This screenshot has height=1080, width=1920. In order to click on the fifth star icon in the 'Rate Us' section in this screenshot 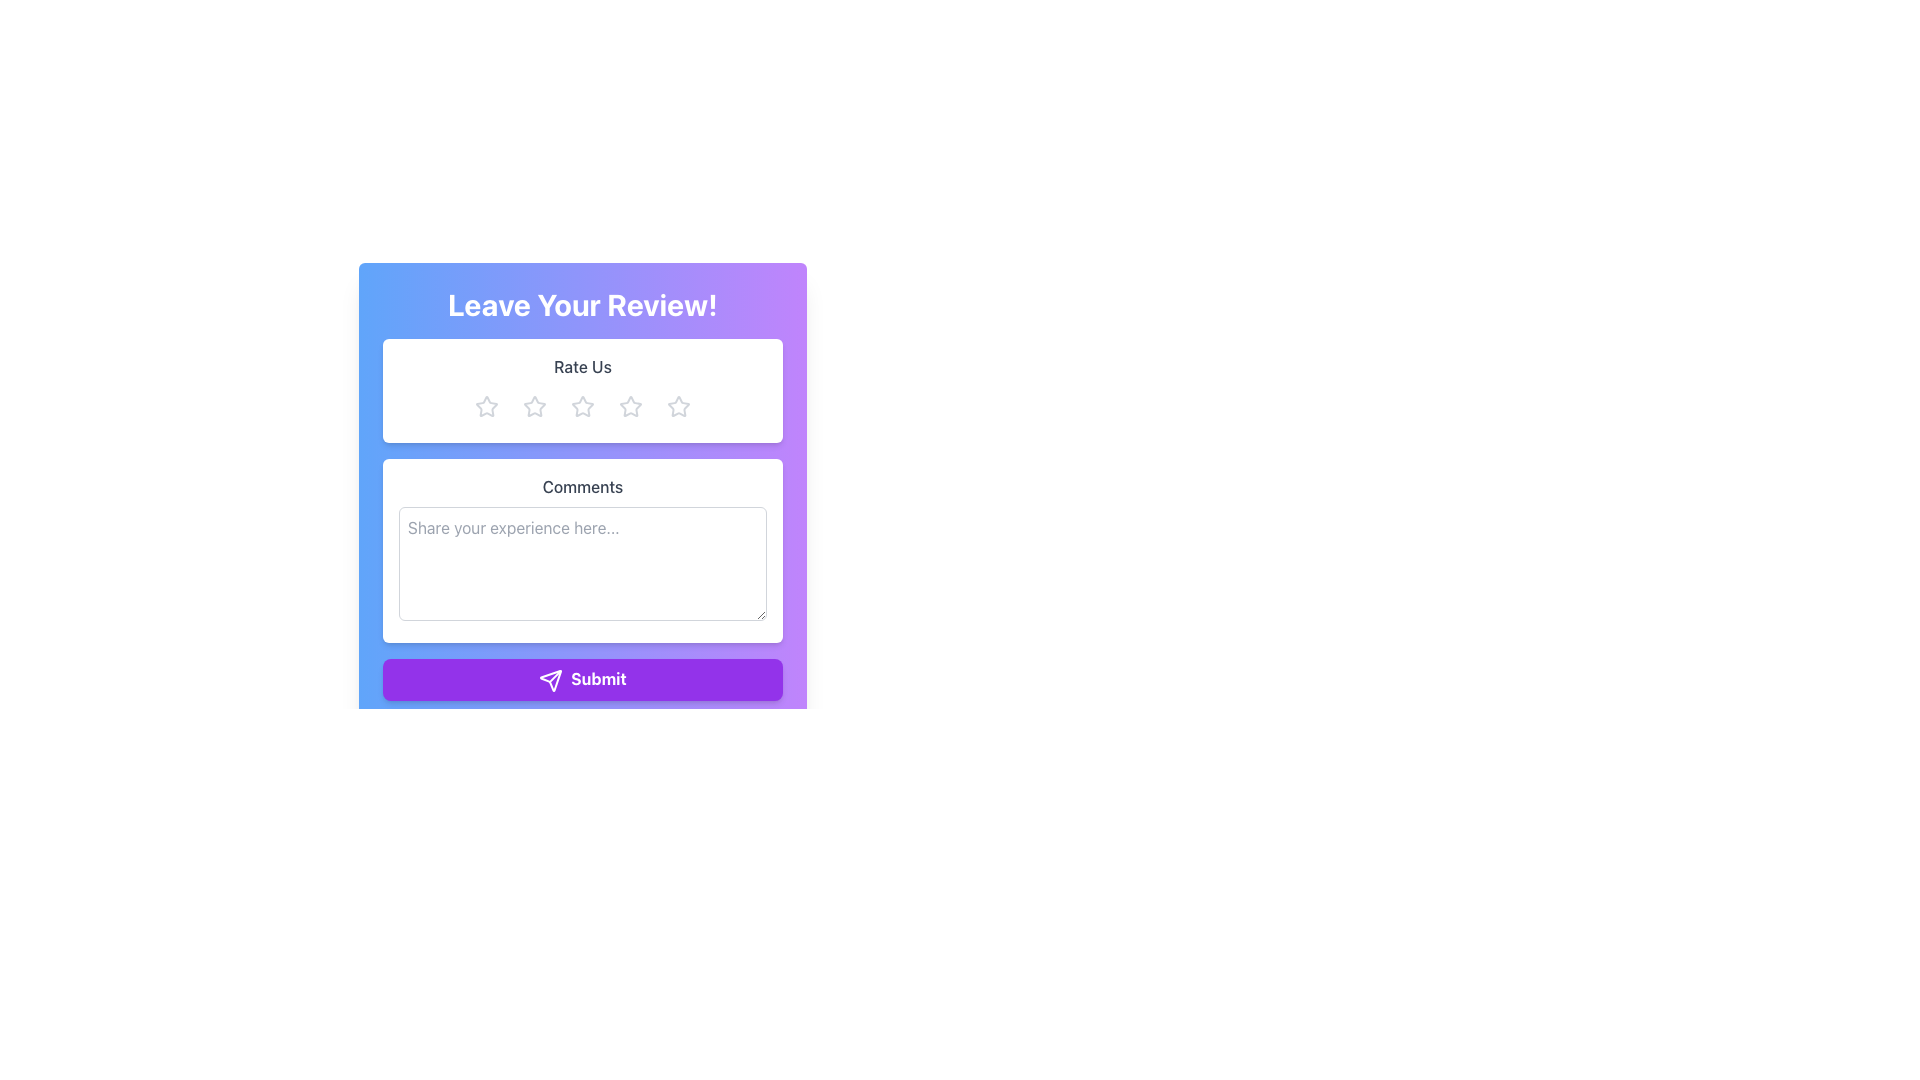, I will do `click(678, 405)`.